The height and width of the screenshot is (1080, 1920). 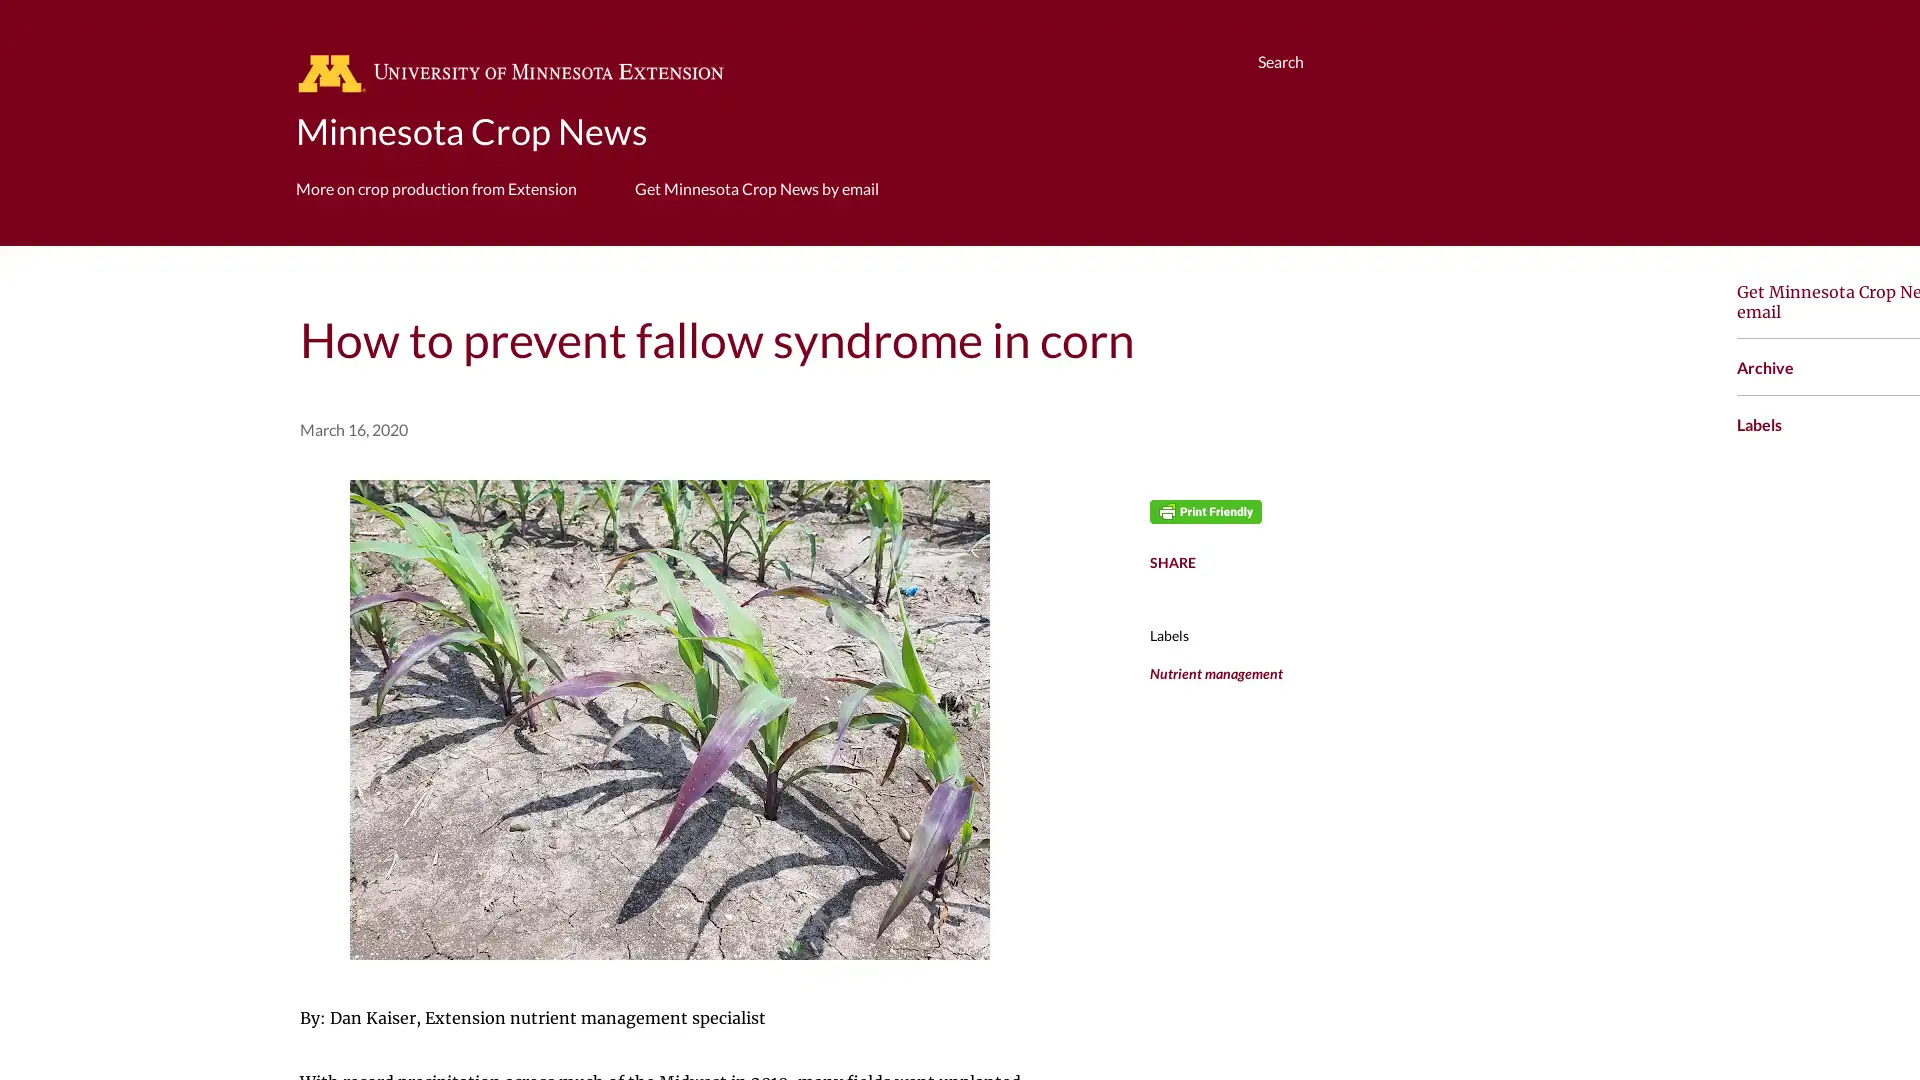 What do you see at coordinates (1281, 60) in the screenshot?
I see `Search` at bounding box center [1281, 60].